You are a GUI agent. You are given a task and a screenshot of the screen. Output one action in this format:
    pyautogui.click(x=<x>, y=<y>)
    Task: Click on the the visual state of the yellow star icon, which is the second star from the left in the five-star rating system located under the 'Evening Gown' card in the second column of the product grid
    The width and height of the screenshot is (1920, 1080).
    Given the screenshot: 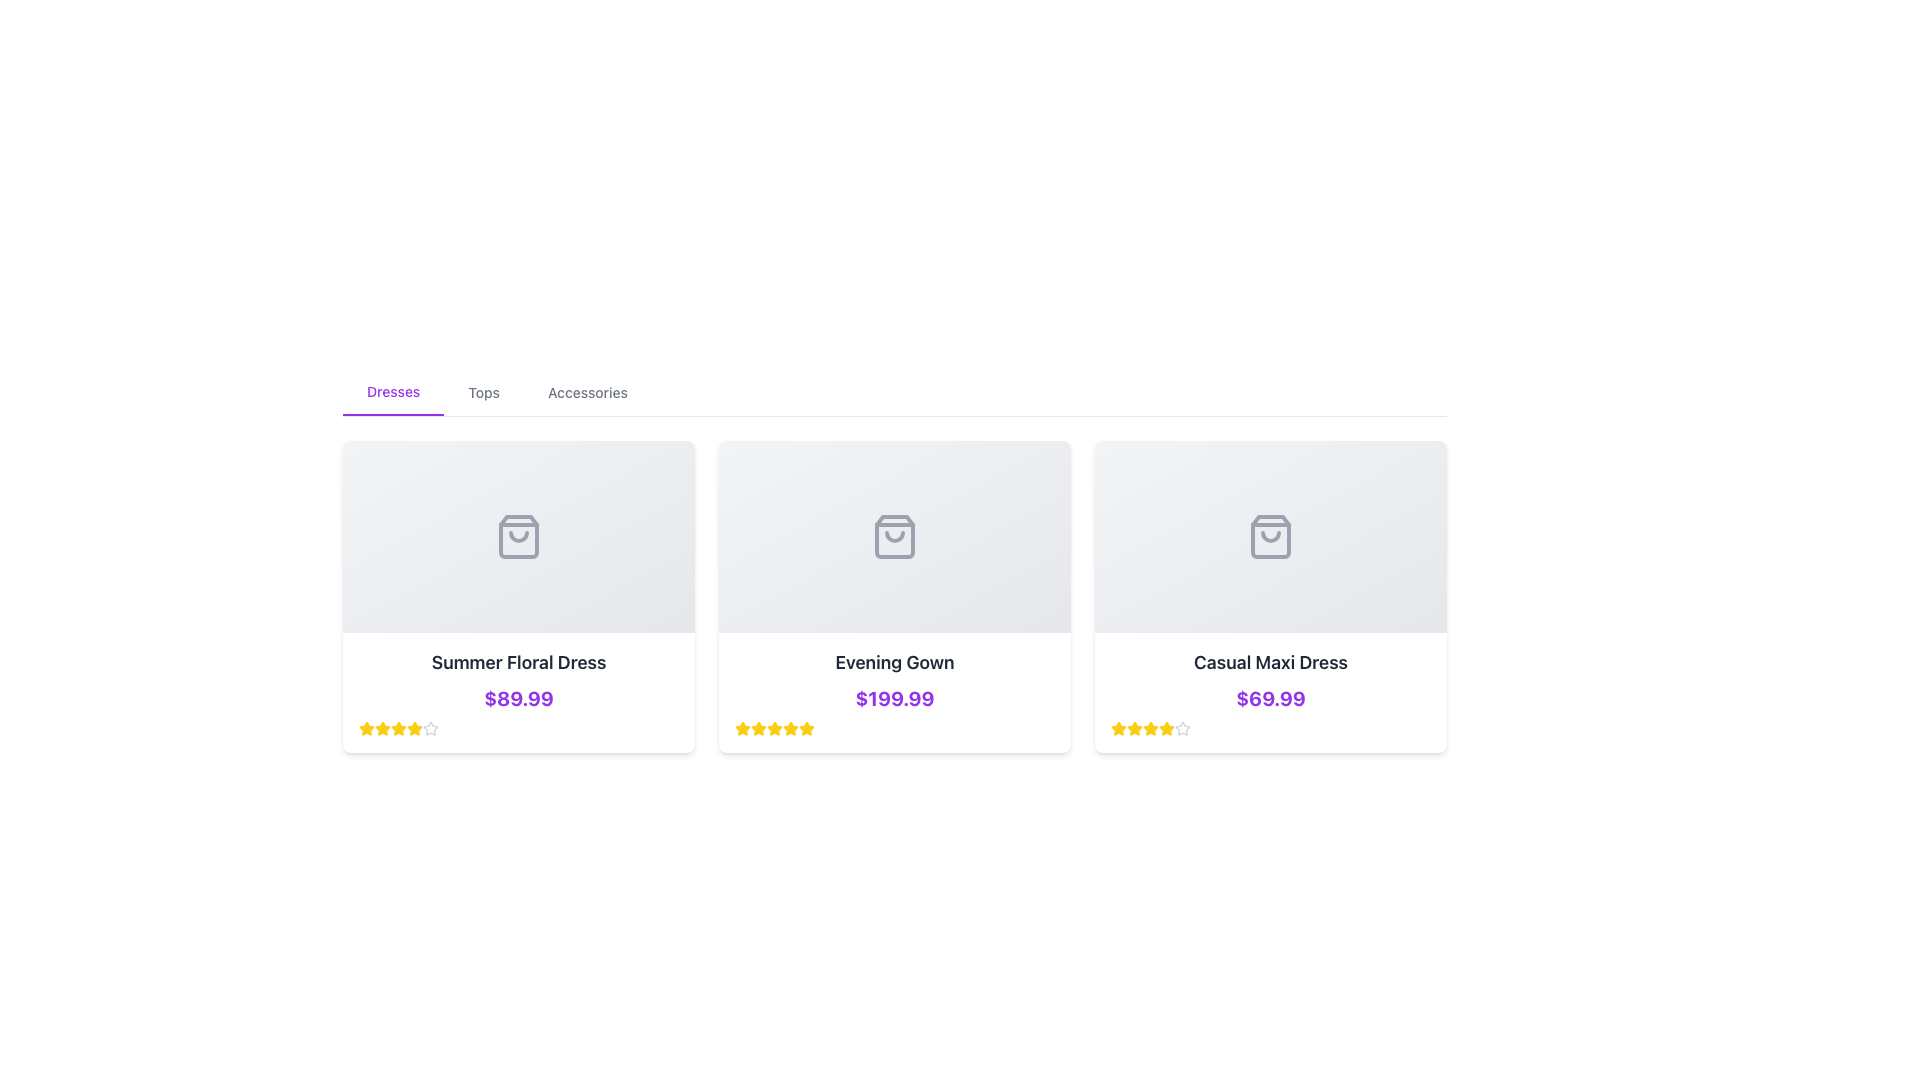 What is the action you would take?
    pyautogui.click(x=757, y=728)
    